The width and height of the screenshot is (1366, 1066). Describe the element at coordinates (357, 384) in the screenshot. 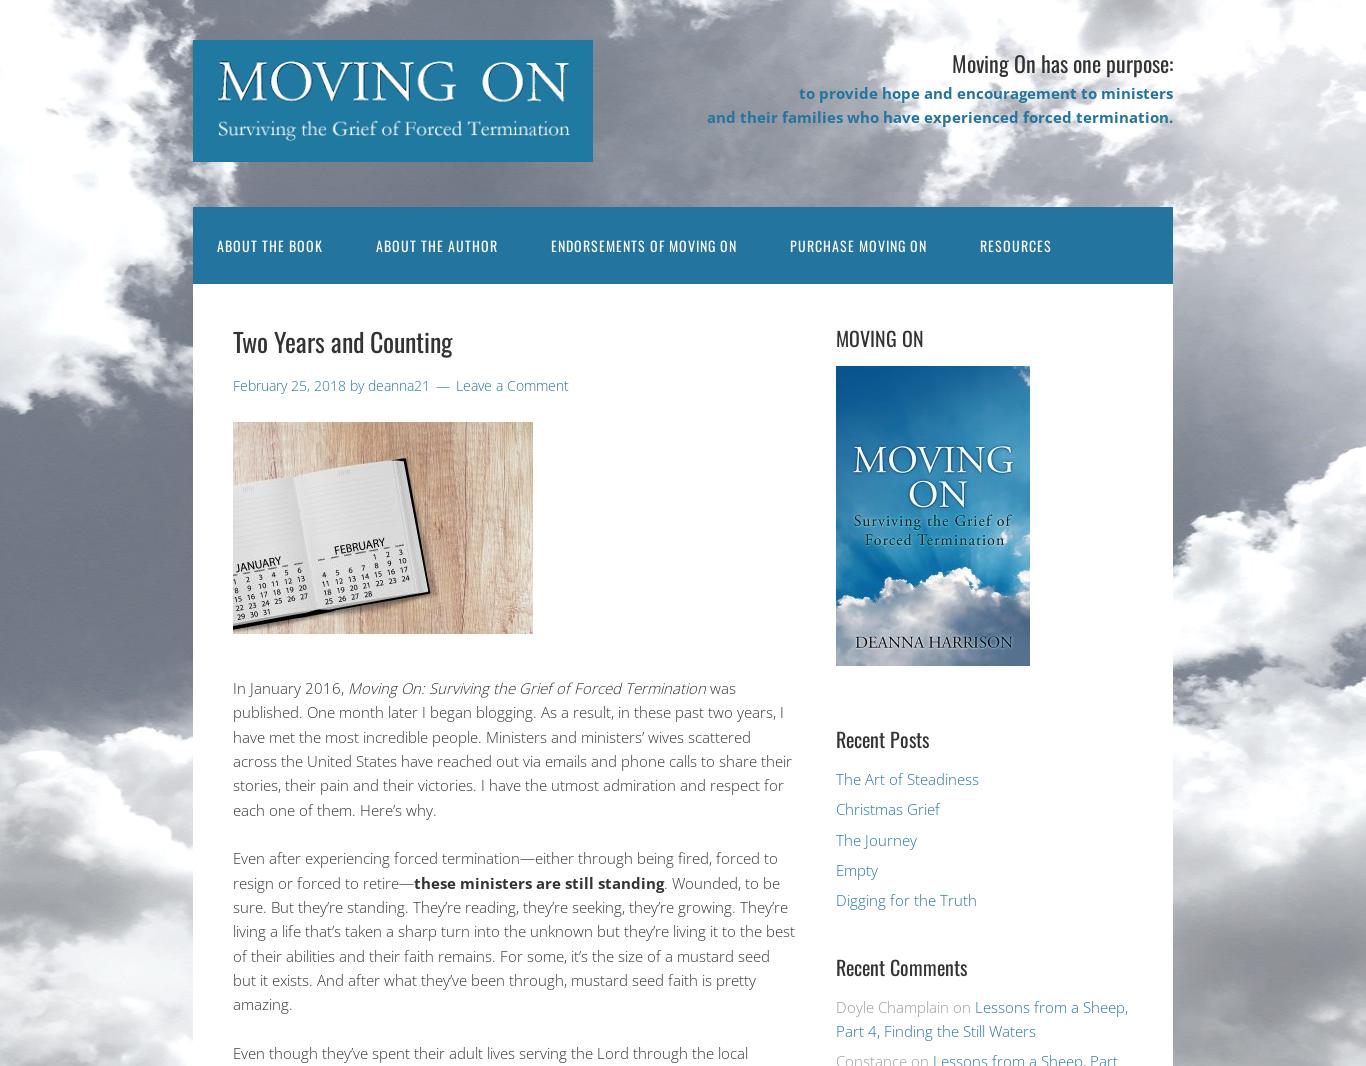

I see `'by'` at that location.